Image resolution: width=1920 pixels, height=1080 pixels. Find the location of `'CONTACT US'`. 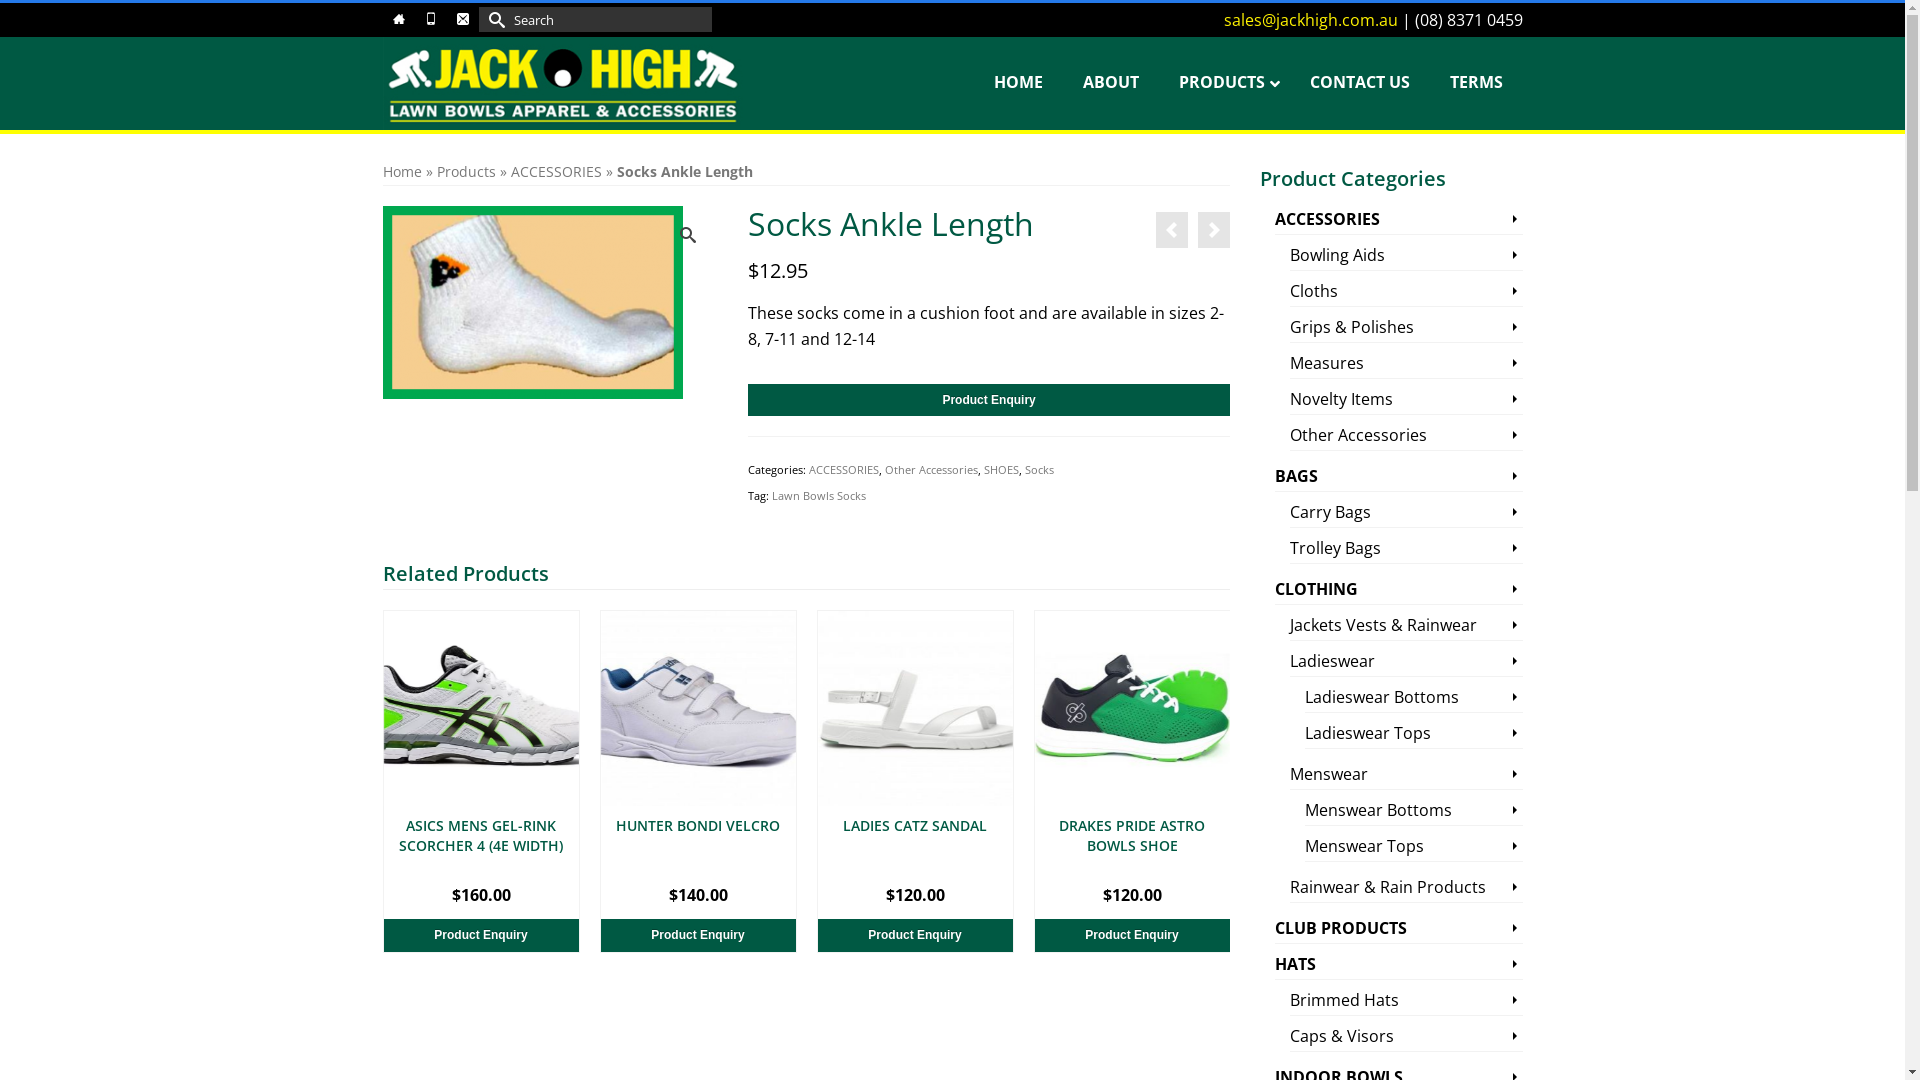

'CONTACT US' is located at coordinates (1359, 81).